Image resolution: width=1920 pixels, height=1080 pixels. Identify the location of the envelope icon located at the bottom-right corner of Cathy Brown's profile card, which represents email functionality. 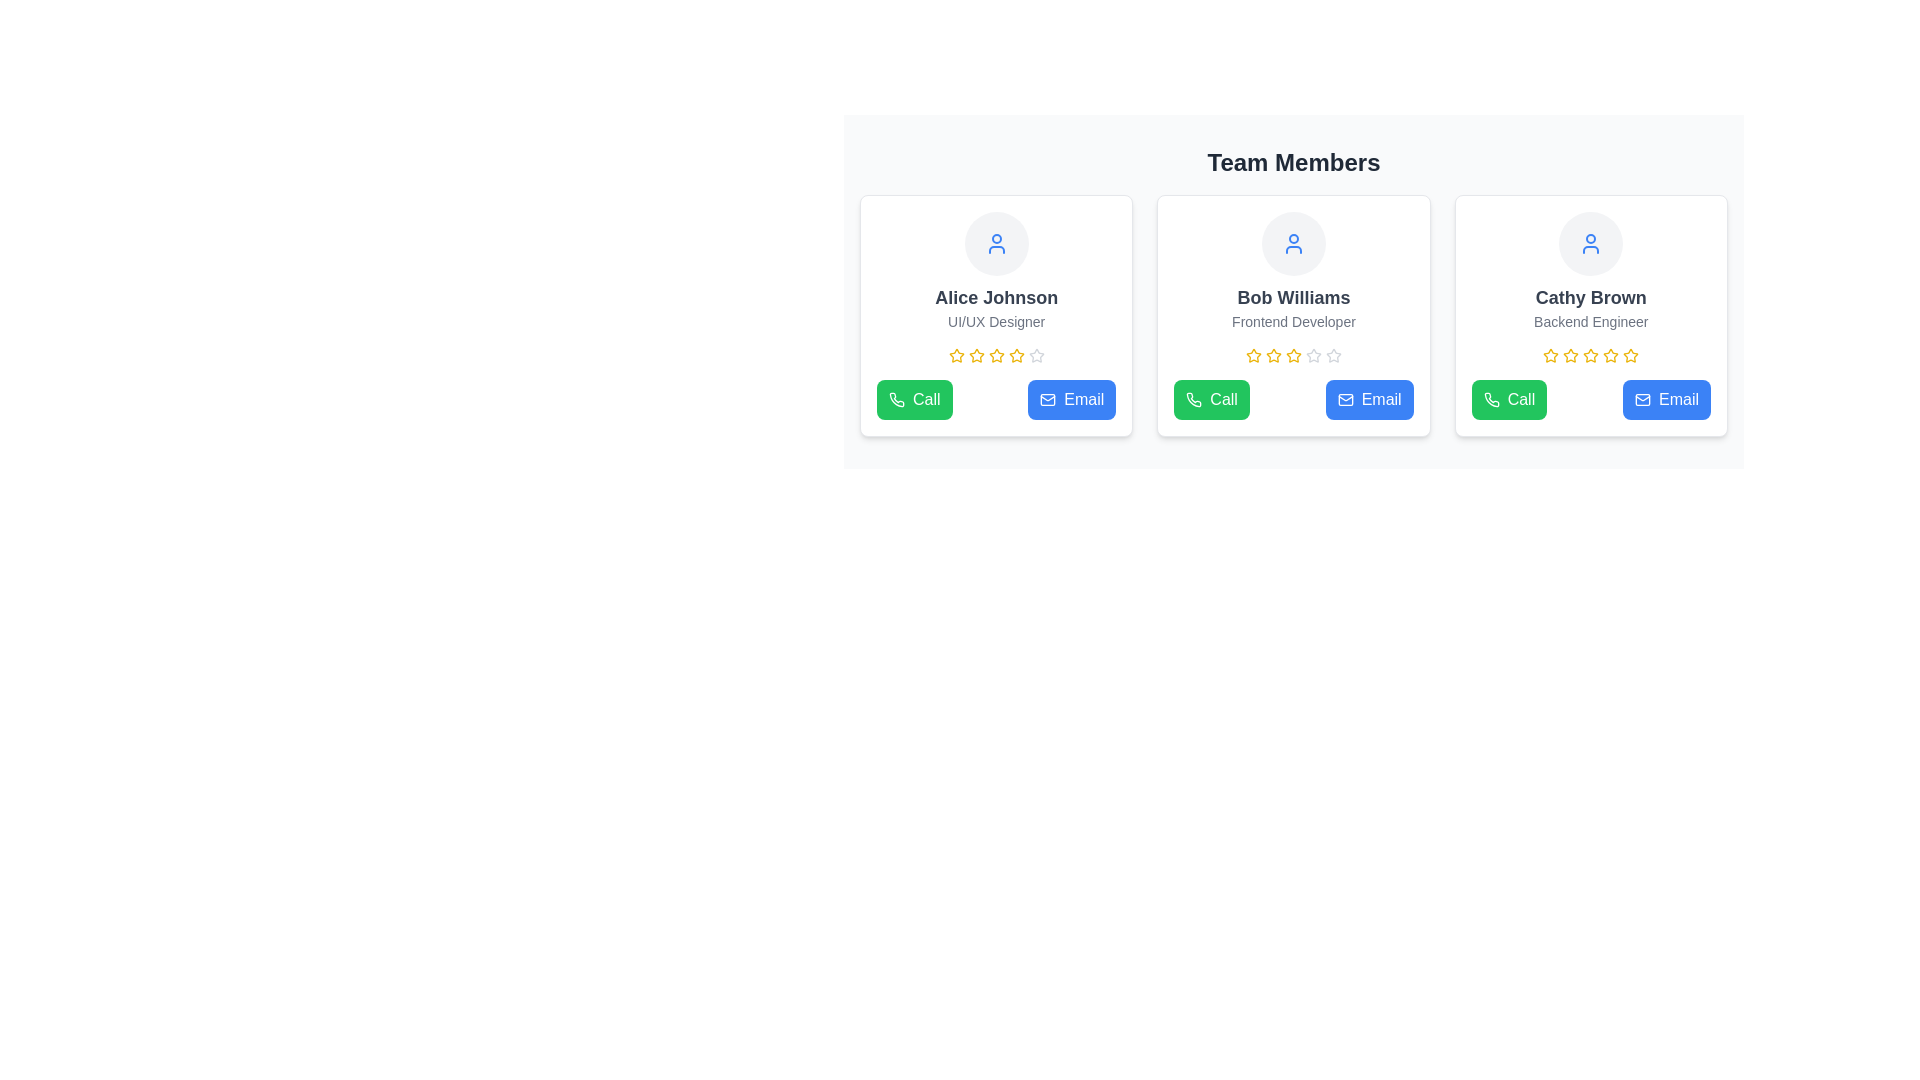
(1642, 400).